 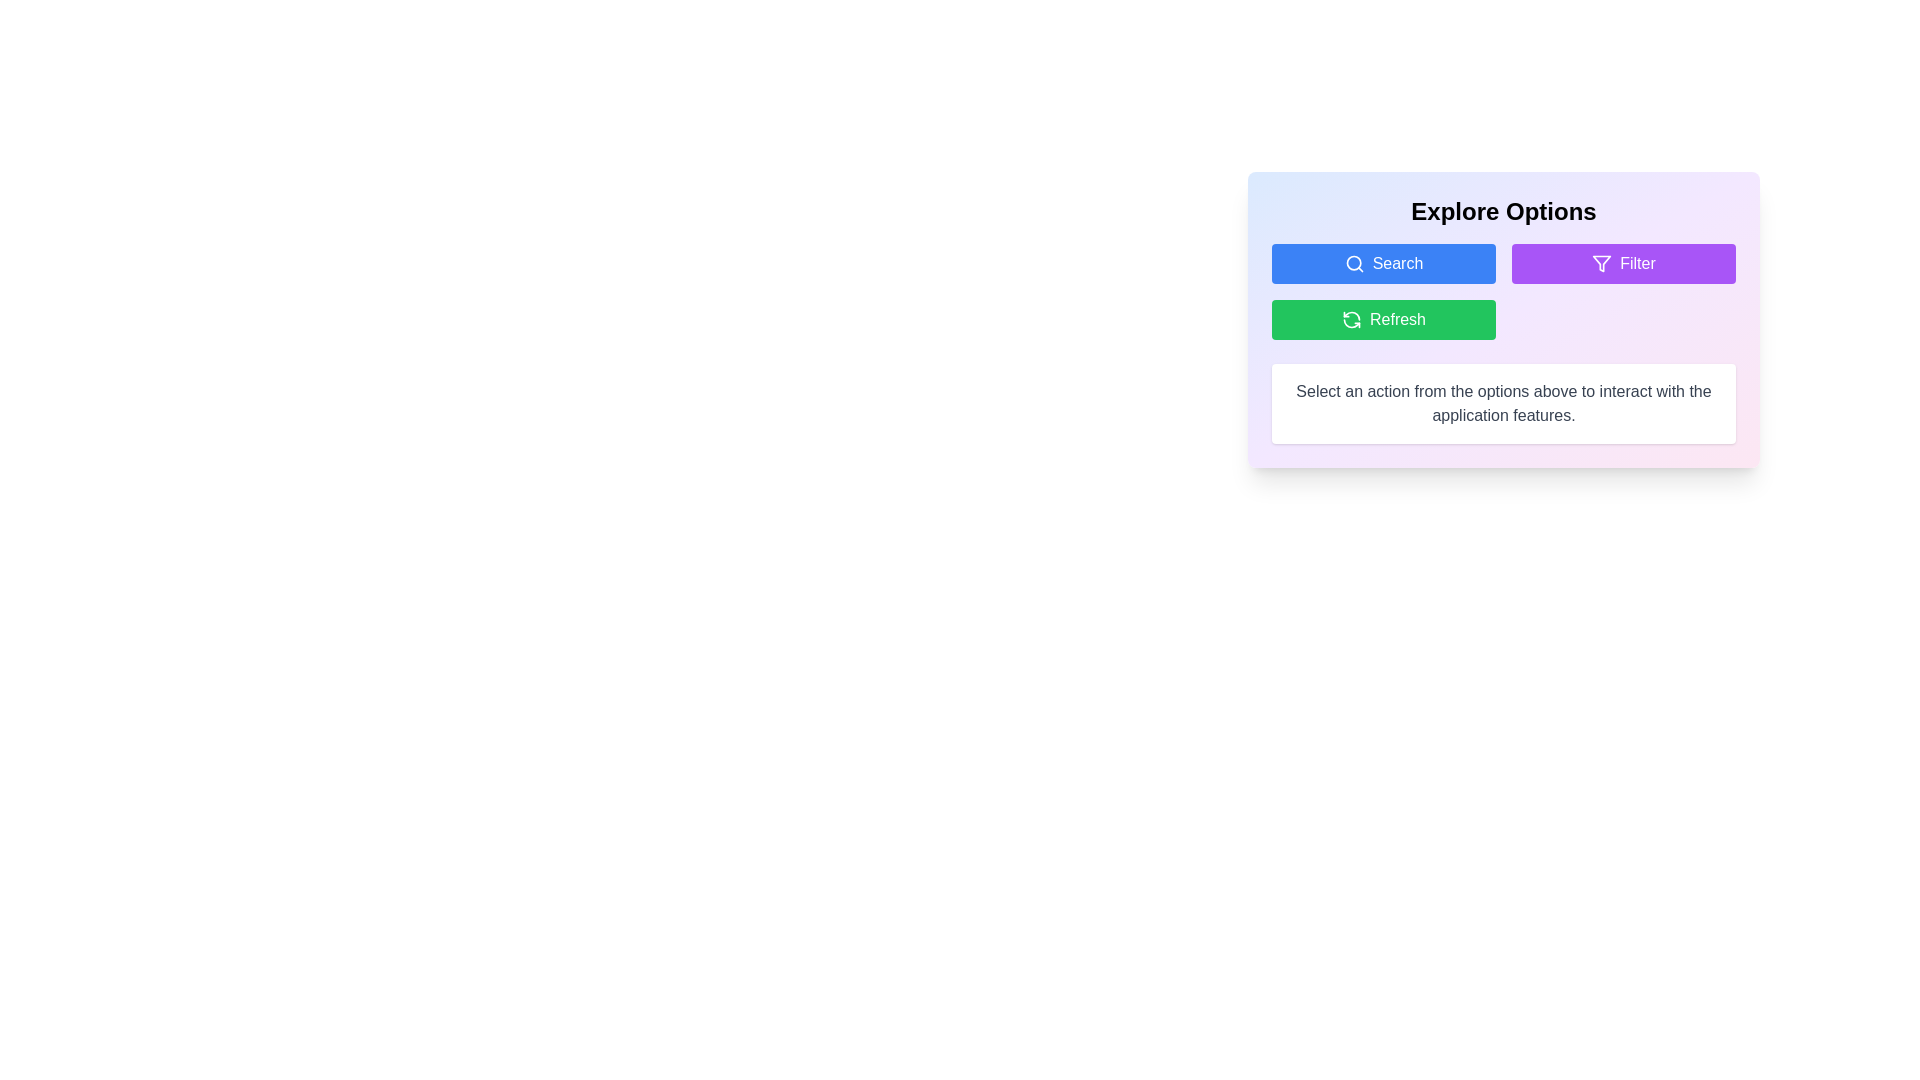 I want to click on the refresh button, which is the third button in a grid layout, located below the 'Search' button and to the left of the 'Filter' button, so click(x=1382, y=319).